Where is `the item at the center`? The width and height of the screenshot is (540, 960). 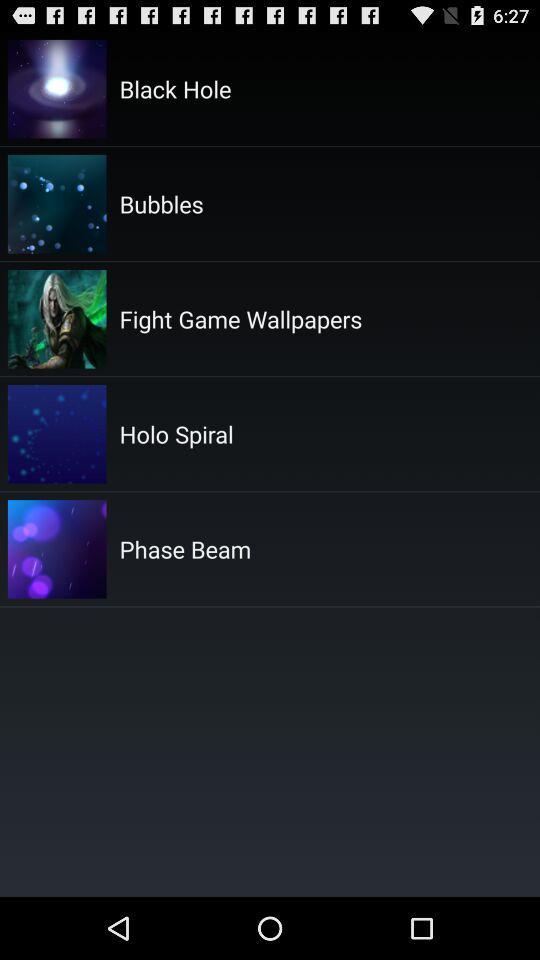
the item at the center is located at coordinates (185, 549).